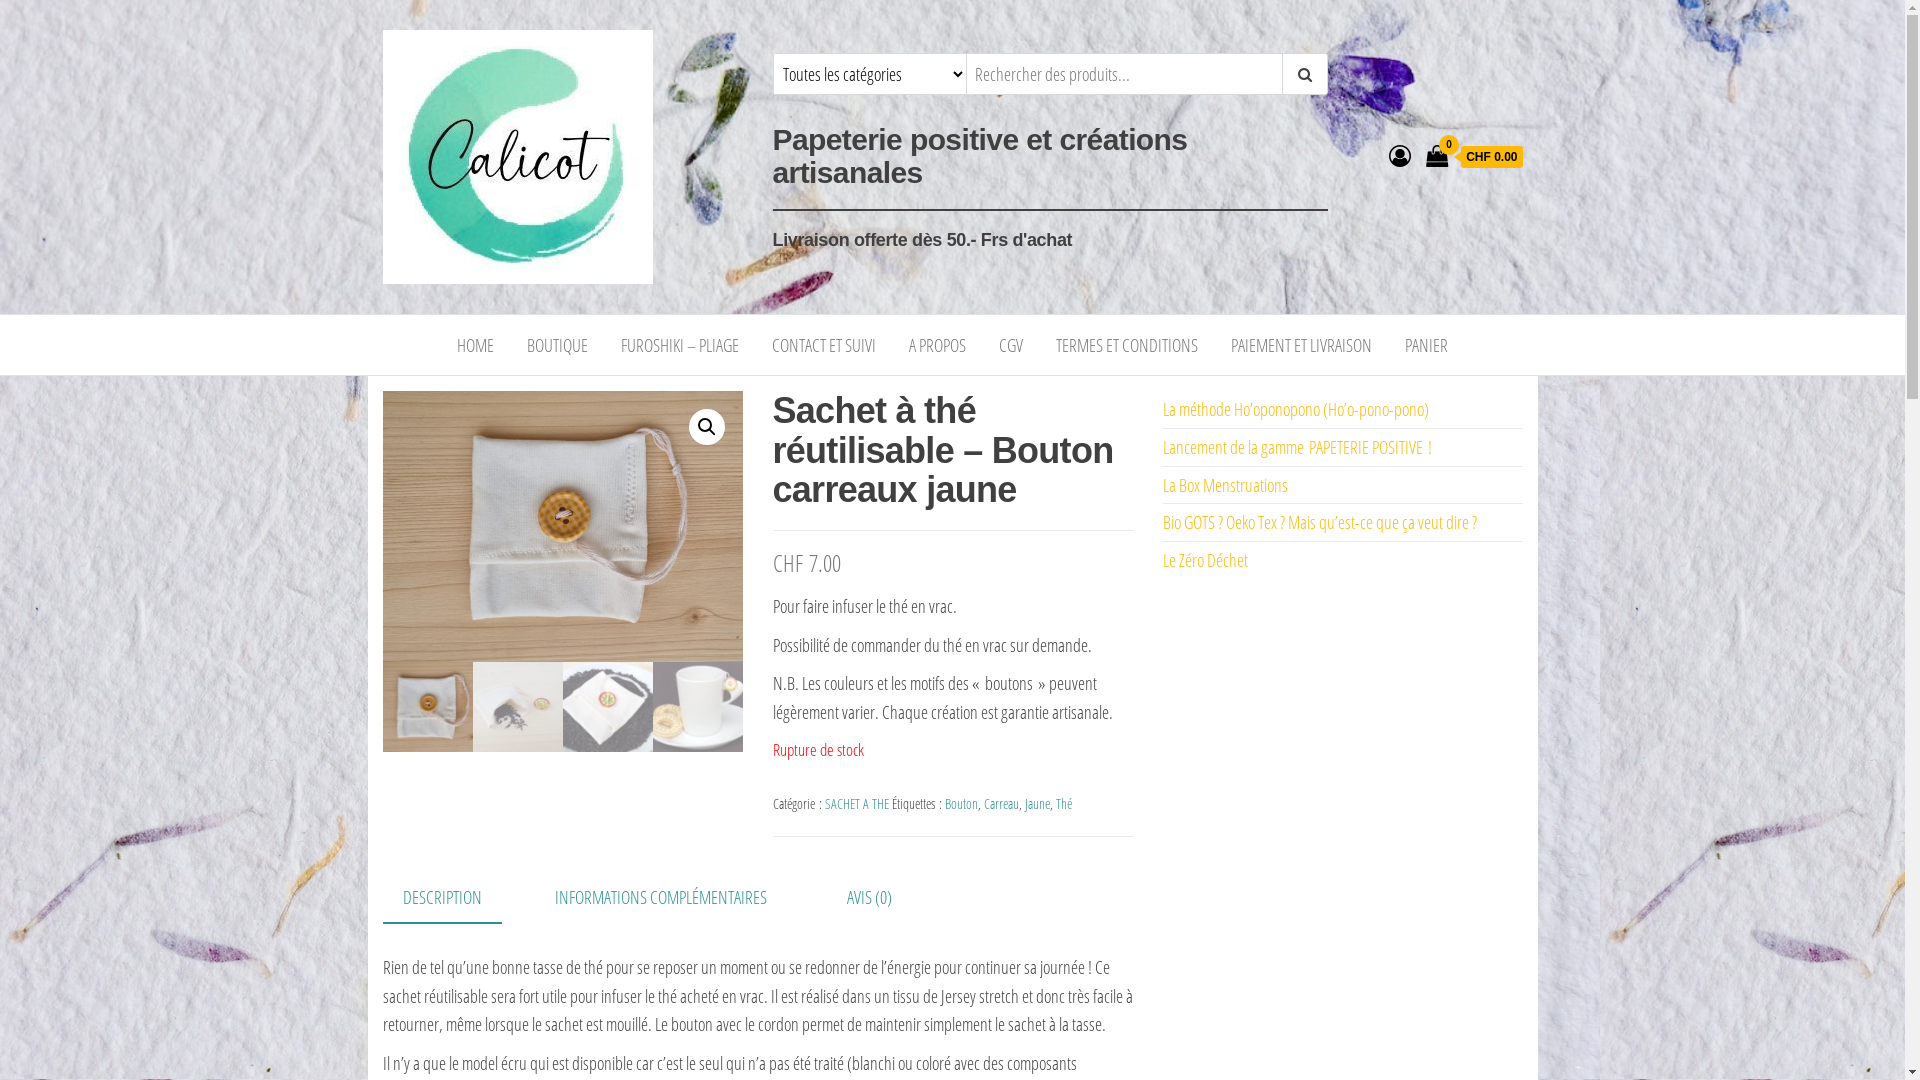 The image size is (1920, 1080). Describe the element at coordinates (440, 897) in the screenshot. I see `'DESCRIPTION'` at that location.